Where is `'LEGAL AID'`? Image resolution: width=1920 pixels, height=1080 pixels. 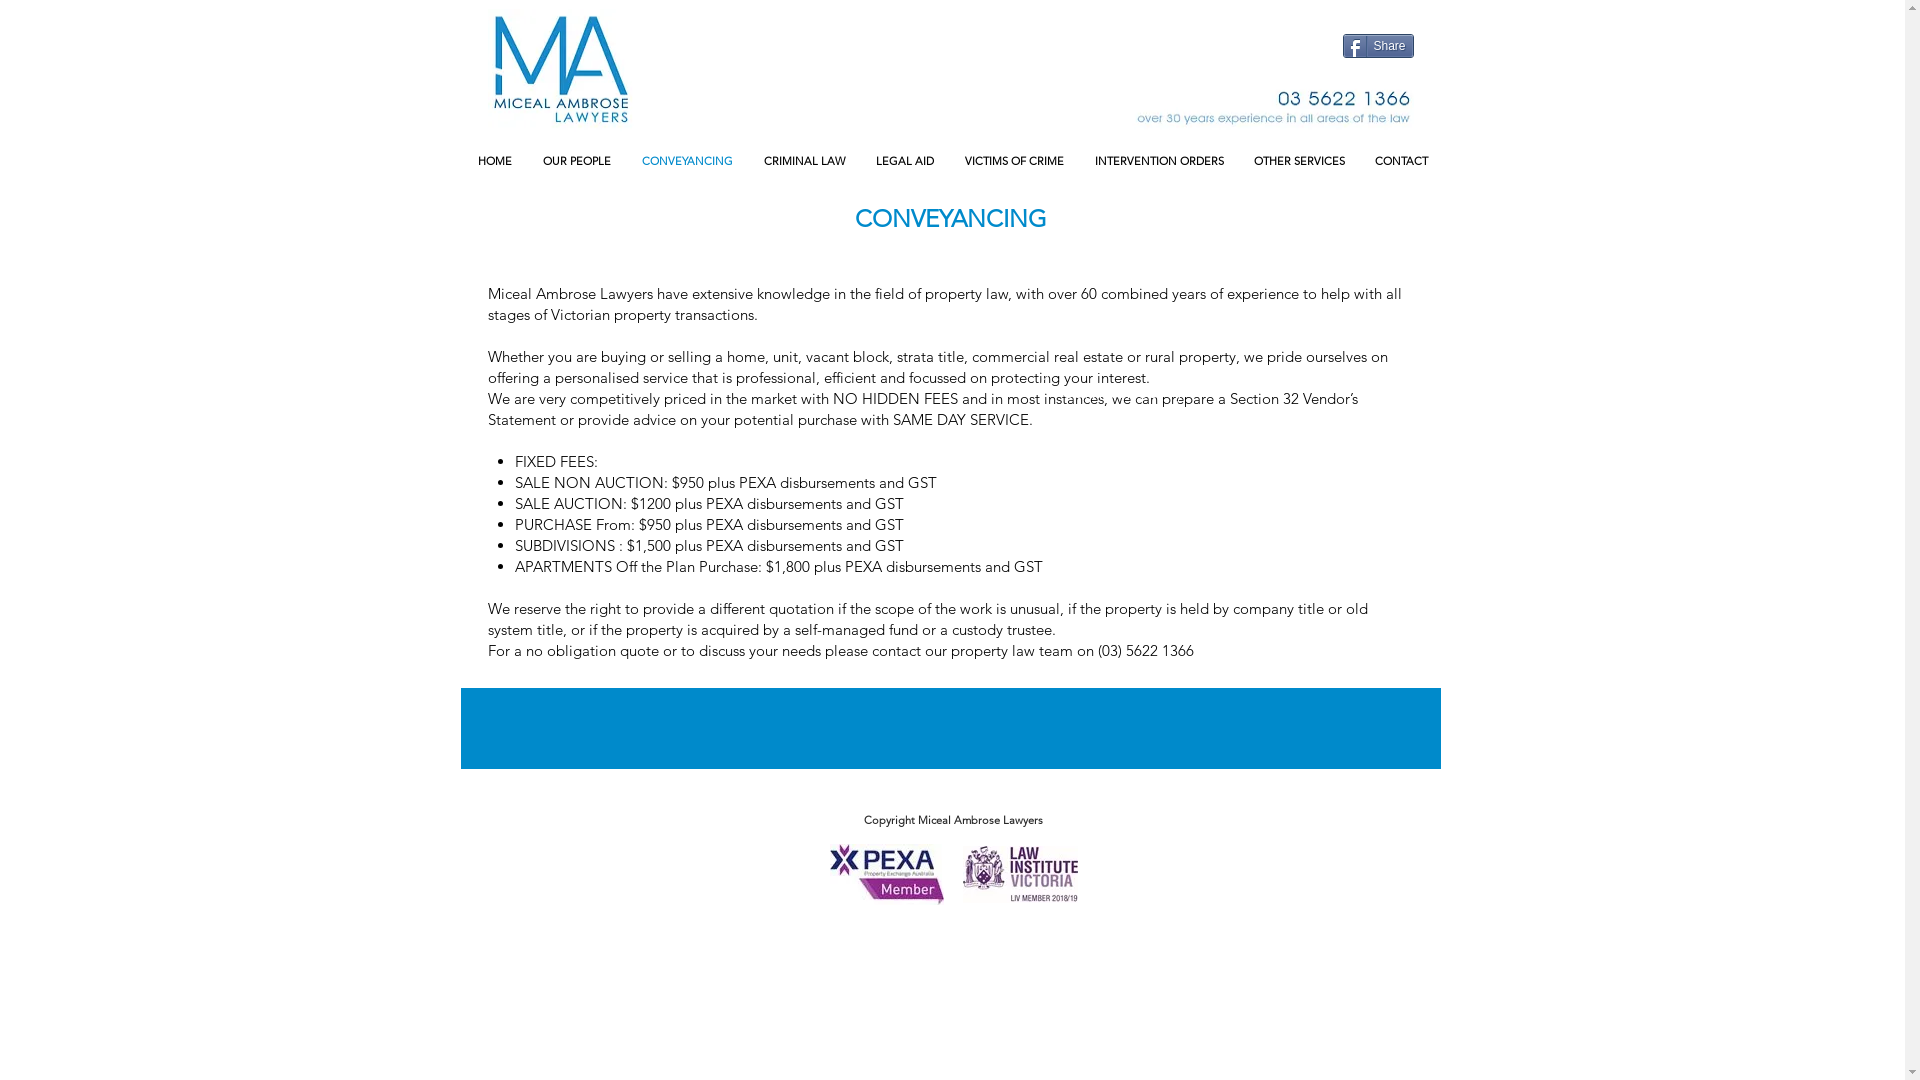 'LEGAL AID' is located at coordinates (903, 160).